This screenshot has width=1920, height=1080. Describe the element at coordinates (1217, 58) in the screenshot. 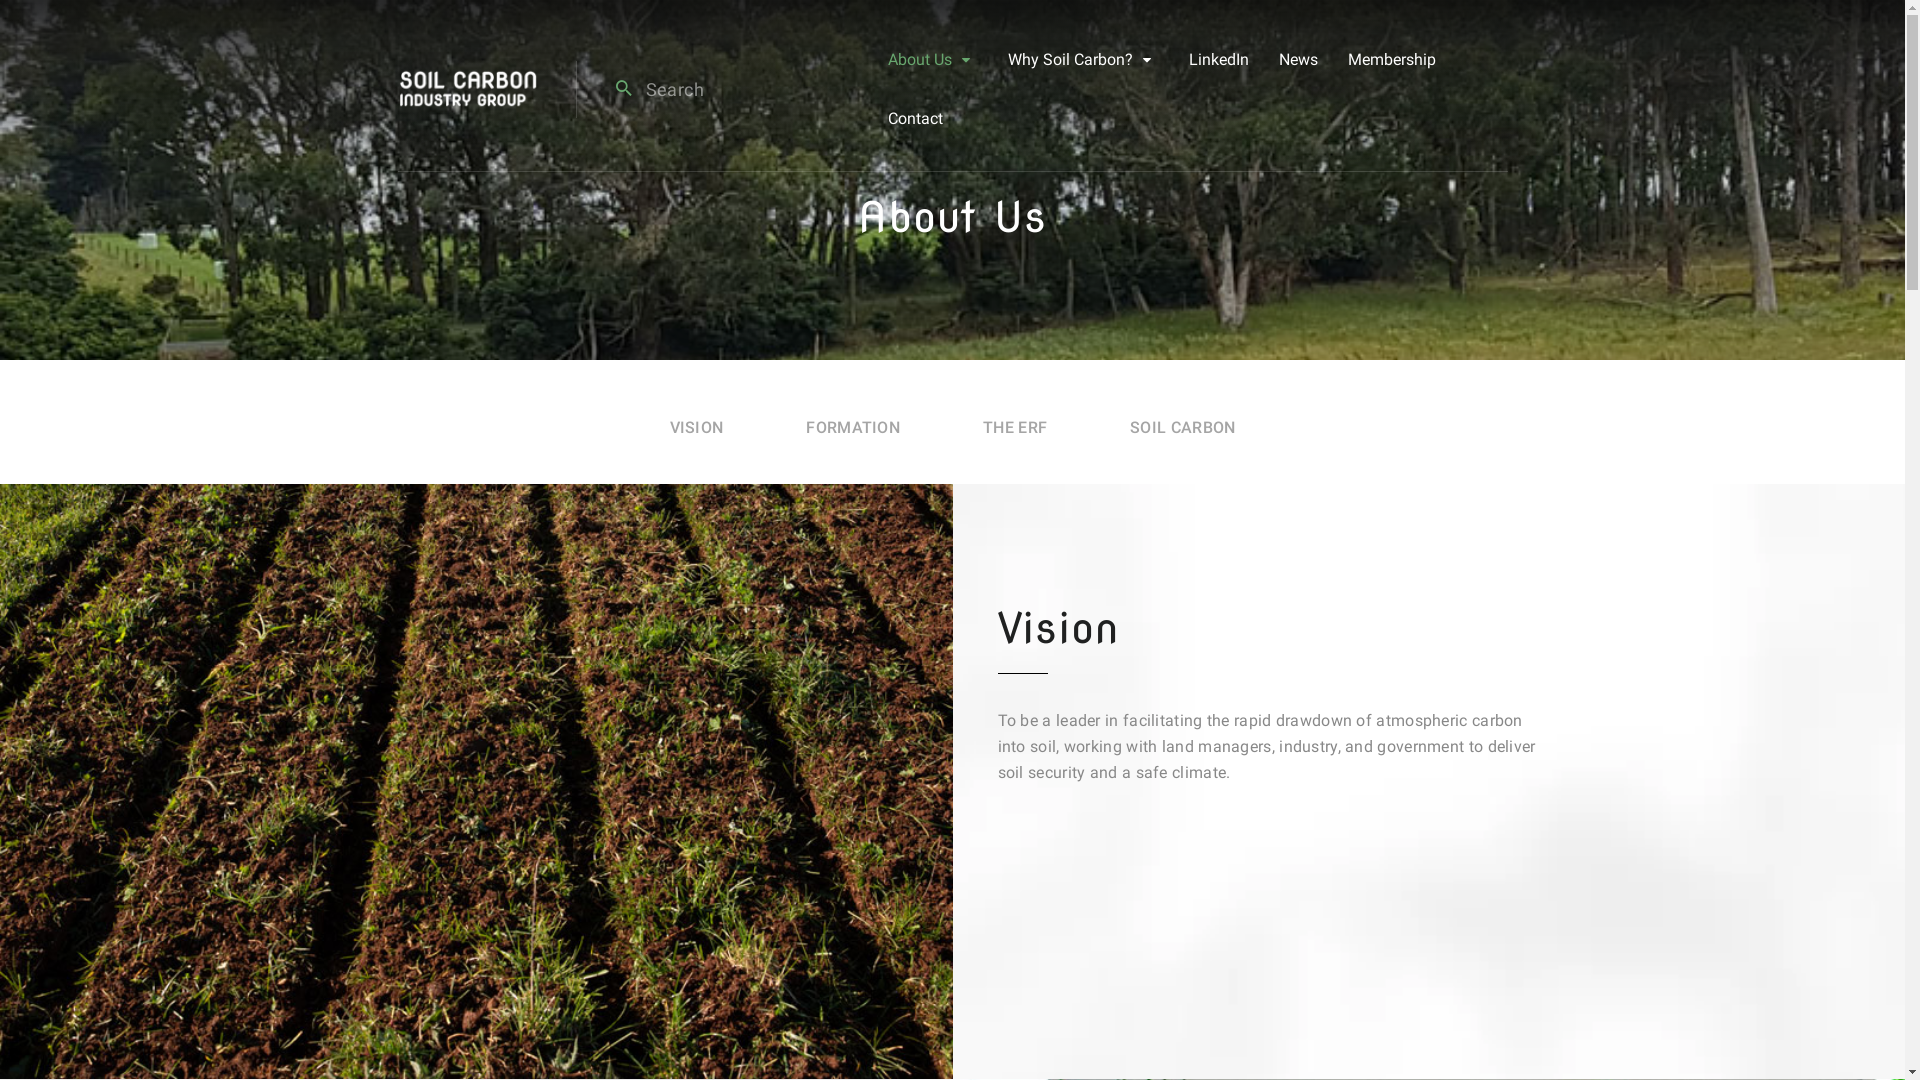

I see `'LinkedIn'` at that location.